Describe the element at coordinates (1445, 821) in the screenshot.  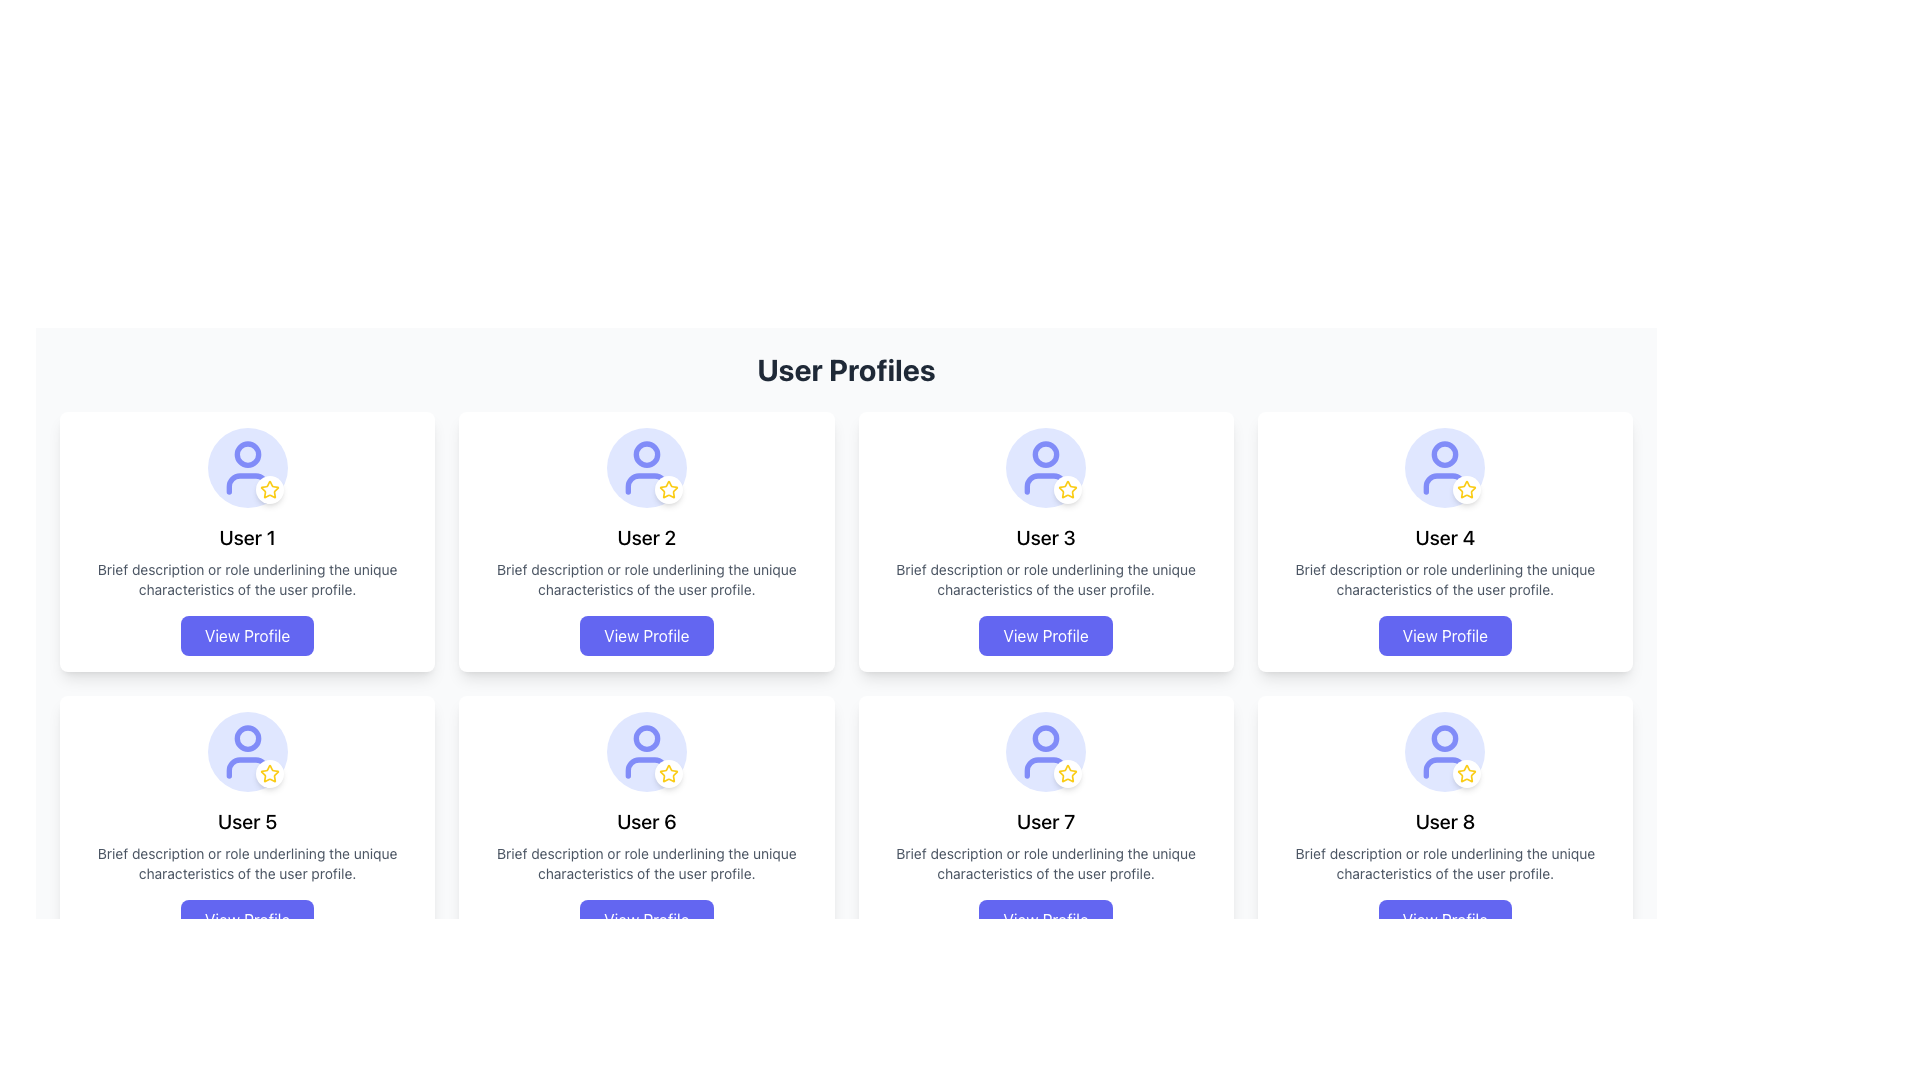
I see `the text label displaying the username for 'User 8' in the user profiles grid, located centrally near the top of the card` at that location.